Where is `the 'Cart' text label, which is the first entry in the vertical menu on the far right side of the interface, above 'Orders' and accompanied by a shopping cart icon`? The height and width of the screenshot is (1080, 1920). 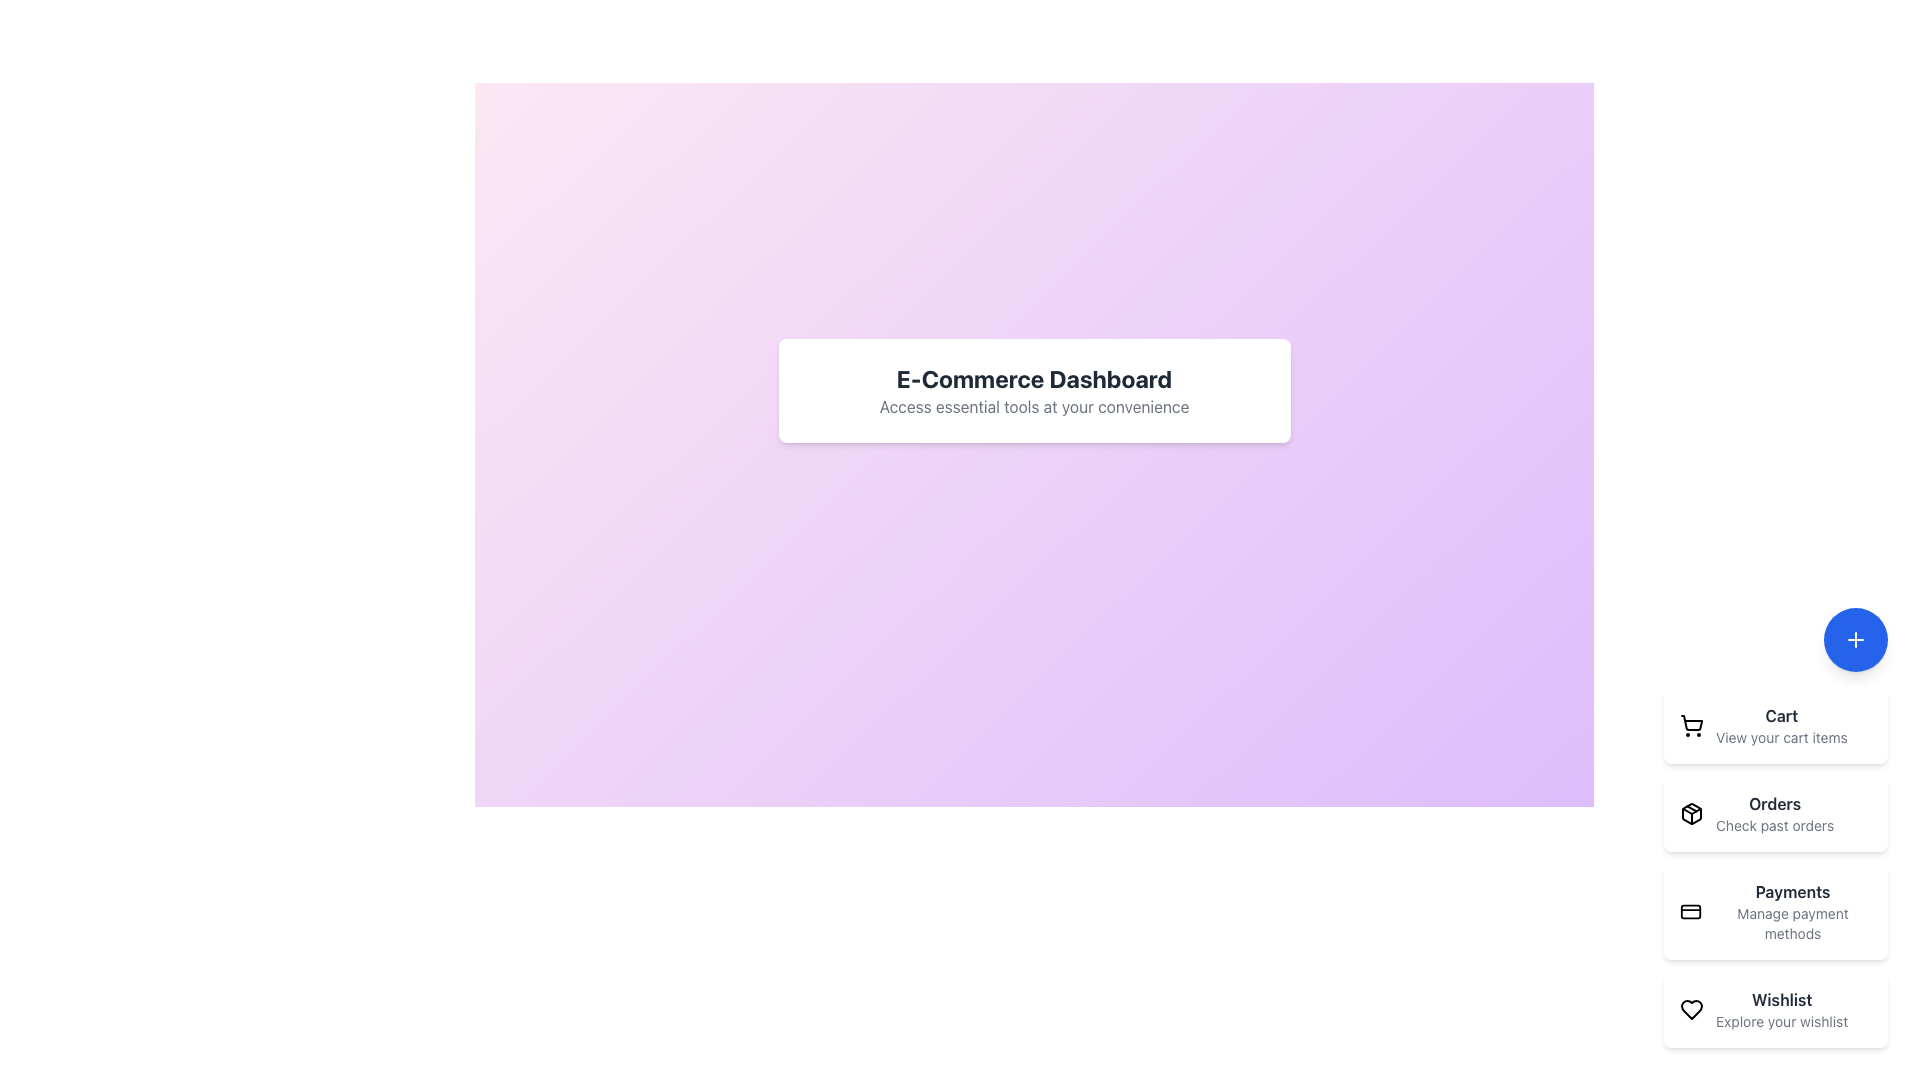
the 'Cart' text label, which is the first entry in the vertical menu on the far right side of the interface, above 'Orders' and accompanied by a shopping cart icon is located at coordinates (1781, 725).